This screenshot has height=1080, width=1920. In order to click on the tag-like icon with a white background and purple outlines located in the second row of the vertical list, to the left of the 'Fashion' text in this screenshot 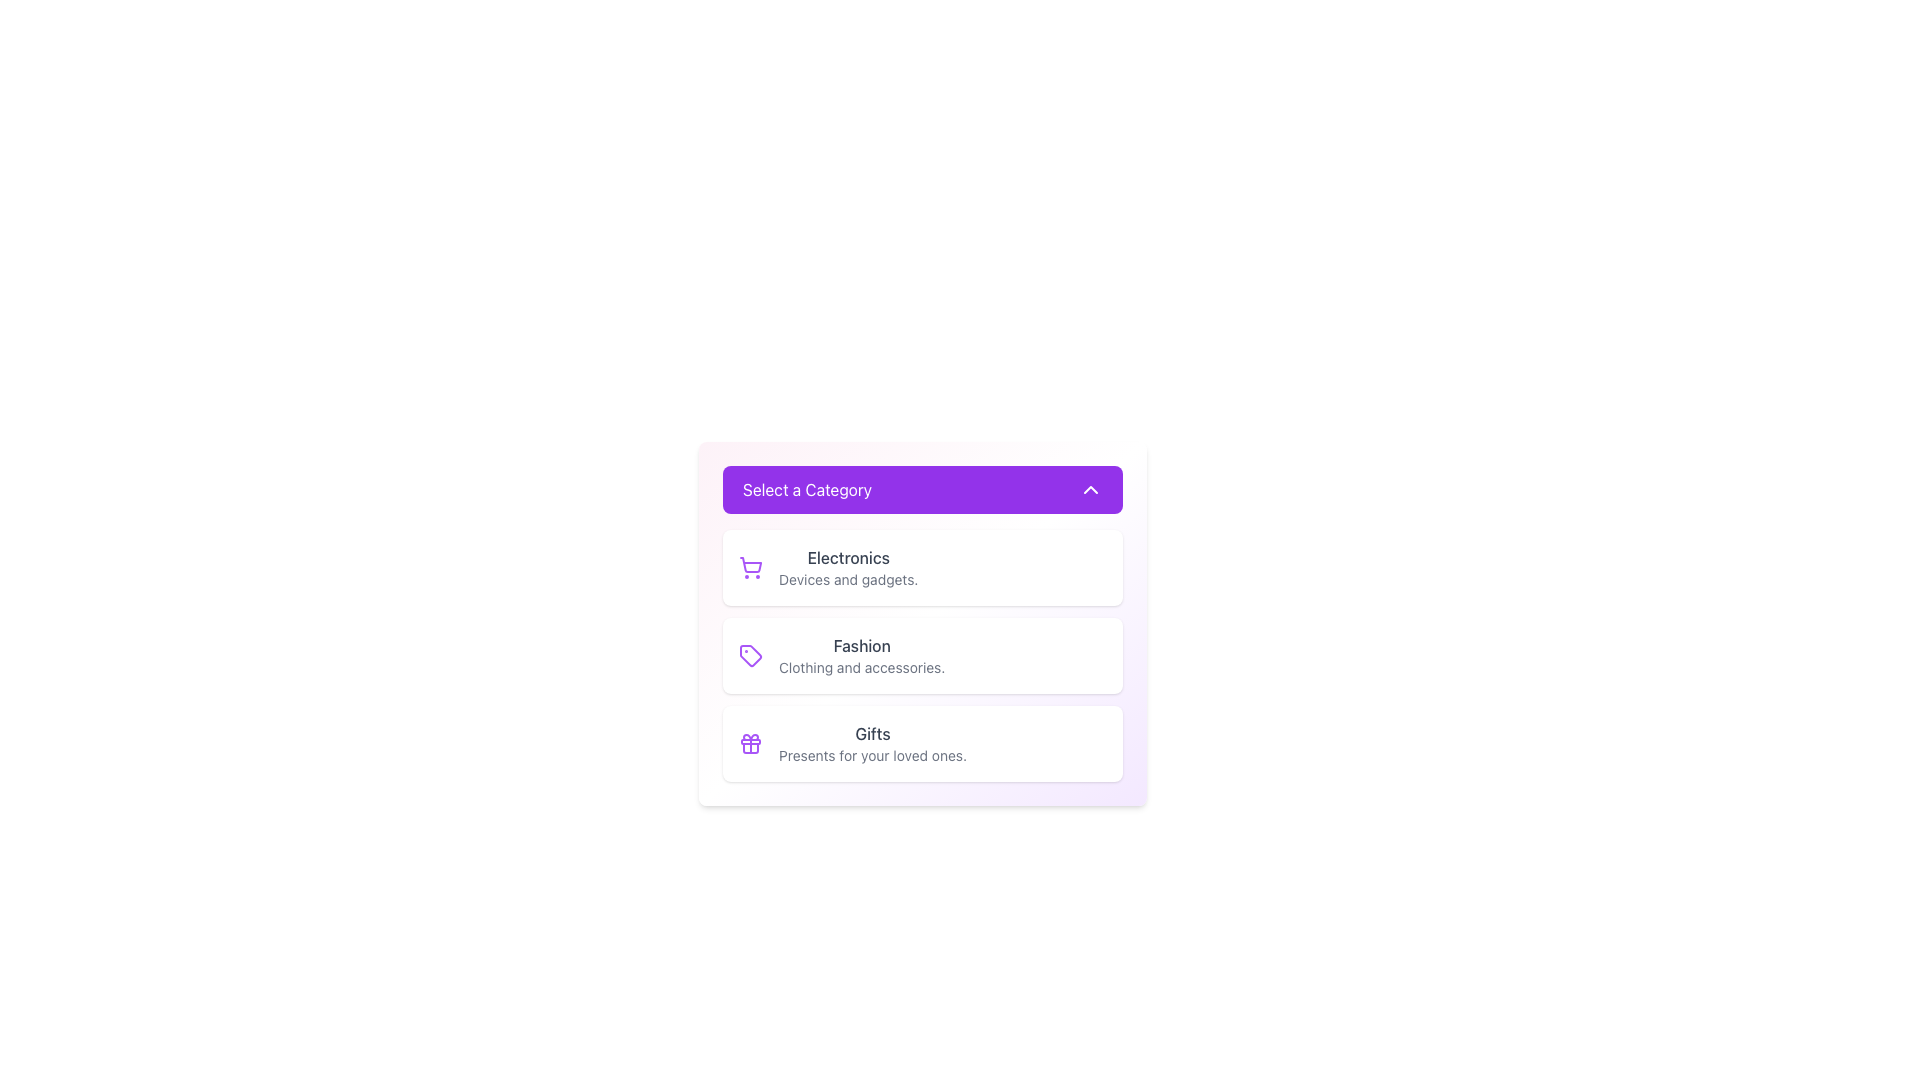, I will do `click(749, 655)`.